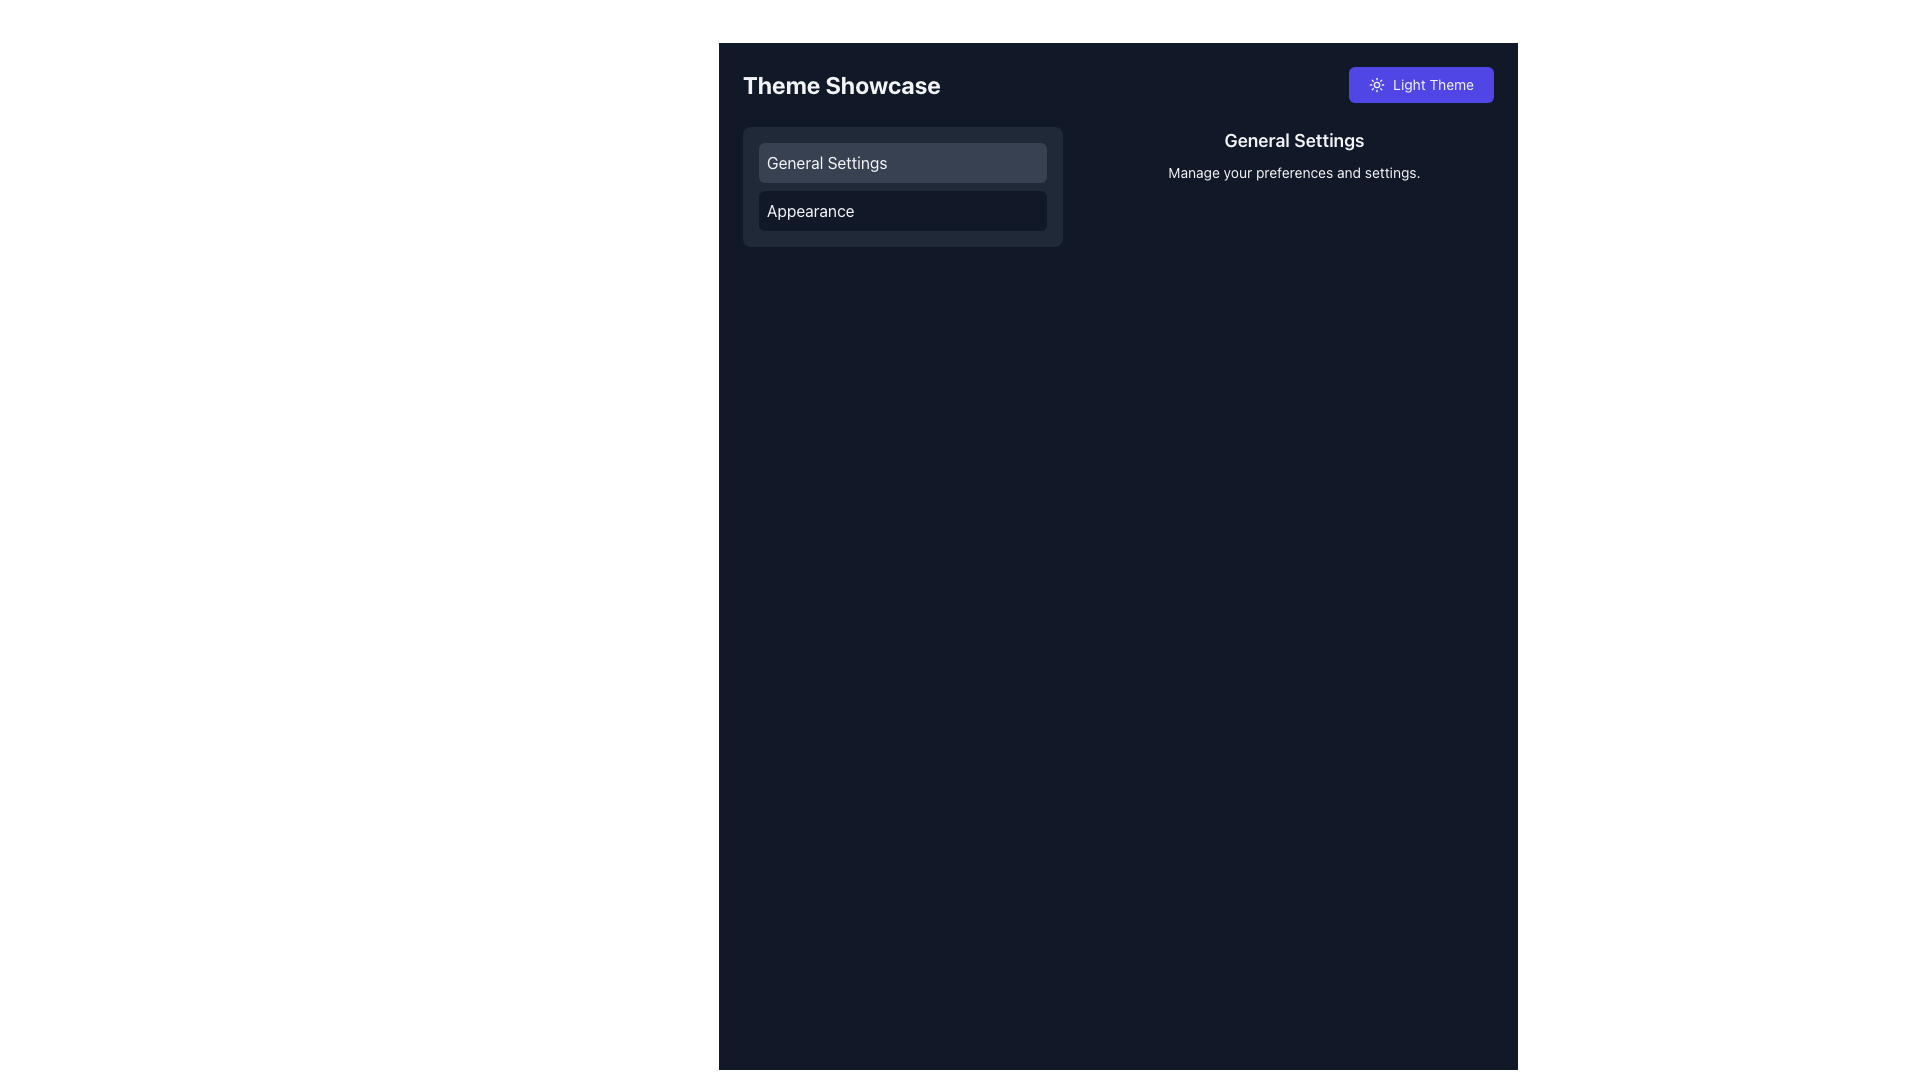  Describe the element at coordinates (1420, 83) in the screenshot. I see `the 'Light Theme' button, which is a horizontally rectangular button with a purple background and a sun icon, located in the top-right corner of the application interface` at that location.